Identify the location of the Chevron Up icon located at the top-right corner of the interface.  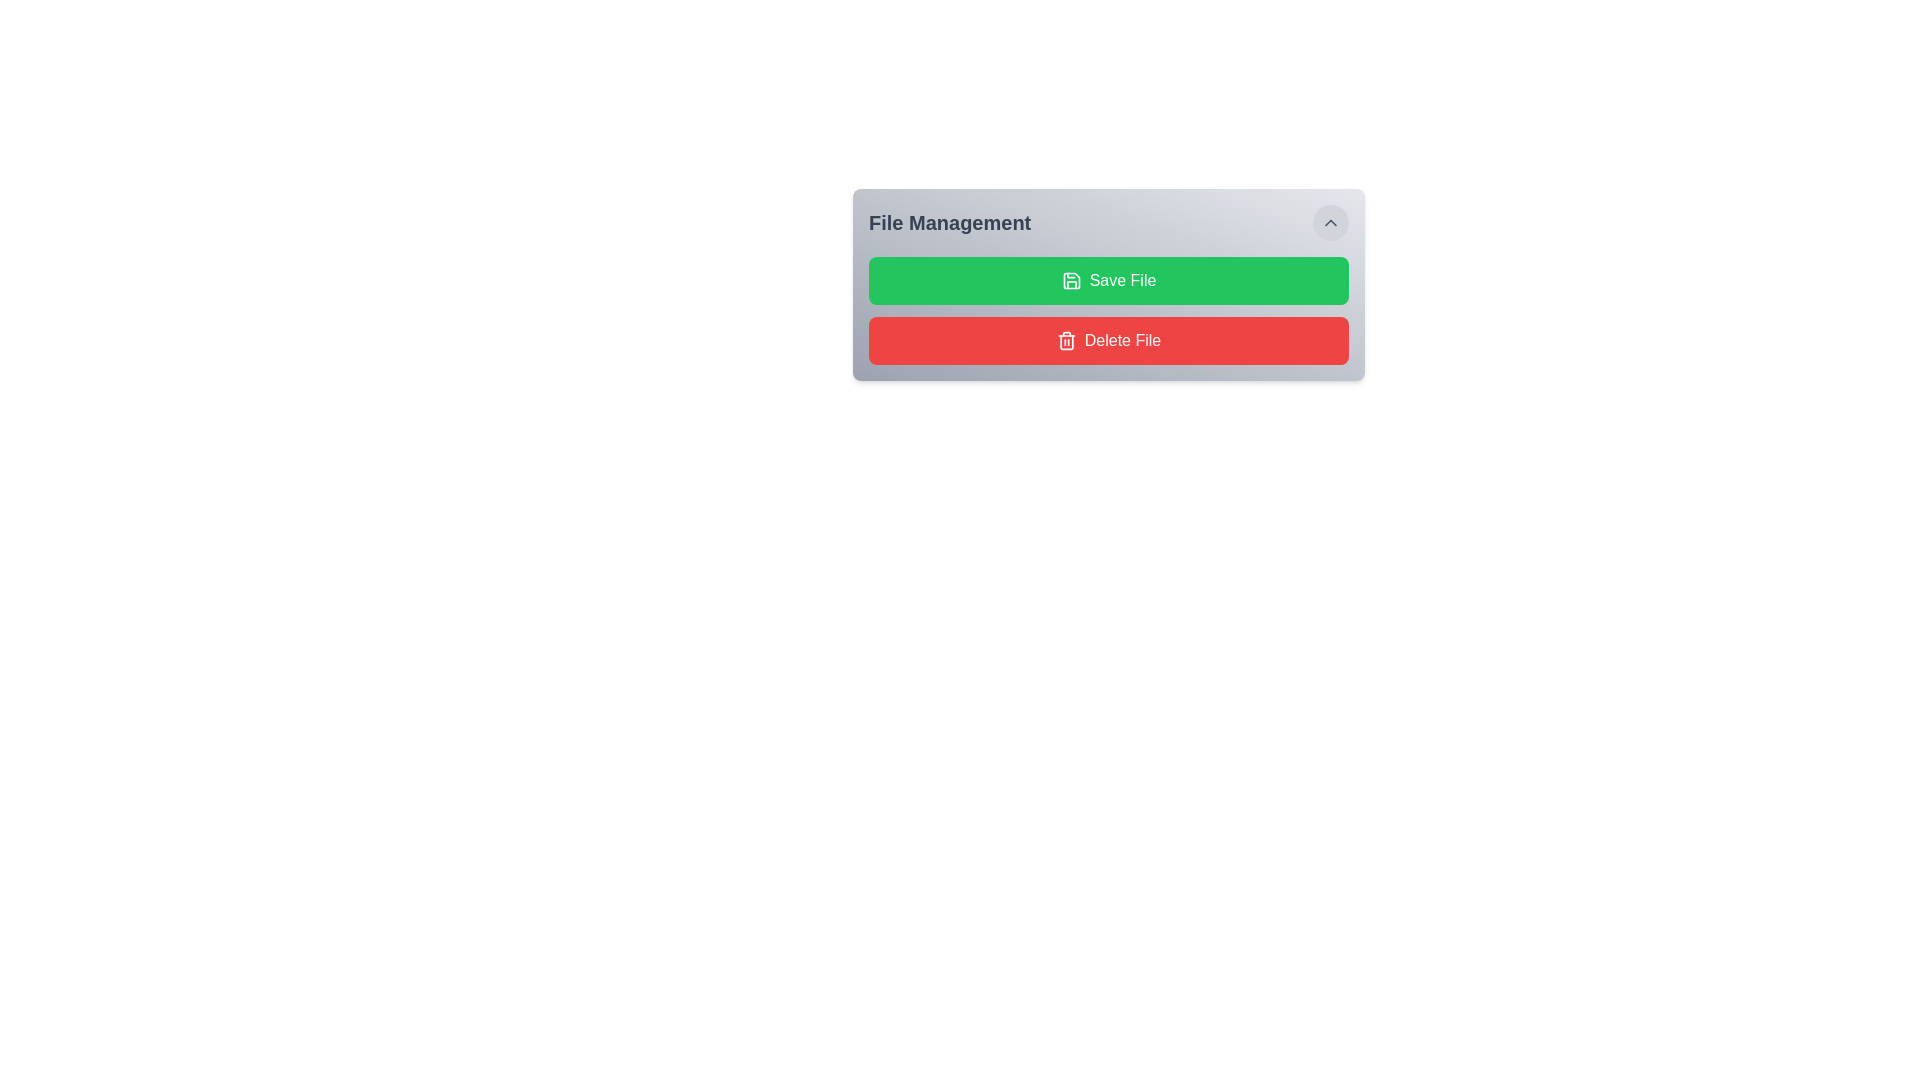
(1330, 223).